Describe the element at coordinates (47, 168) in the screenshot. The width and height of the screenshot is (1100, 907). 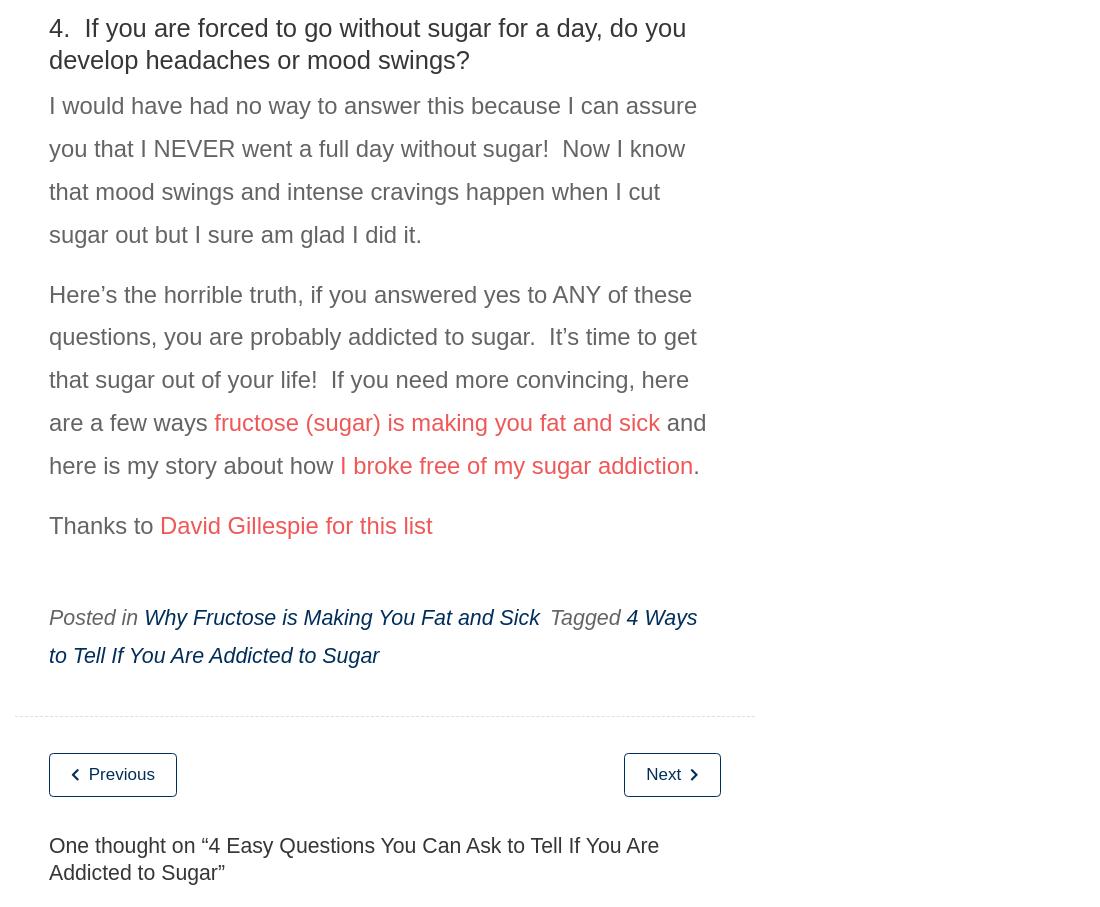
I see `'I would have had no way to answer this because I can assure you that I NEVER went a full day without sugar!  Now I know that mood swings and intense cravings happen when I cut sugar out but I sure am glad I did it.'` at that location.